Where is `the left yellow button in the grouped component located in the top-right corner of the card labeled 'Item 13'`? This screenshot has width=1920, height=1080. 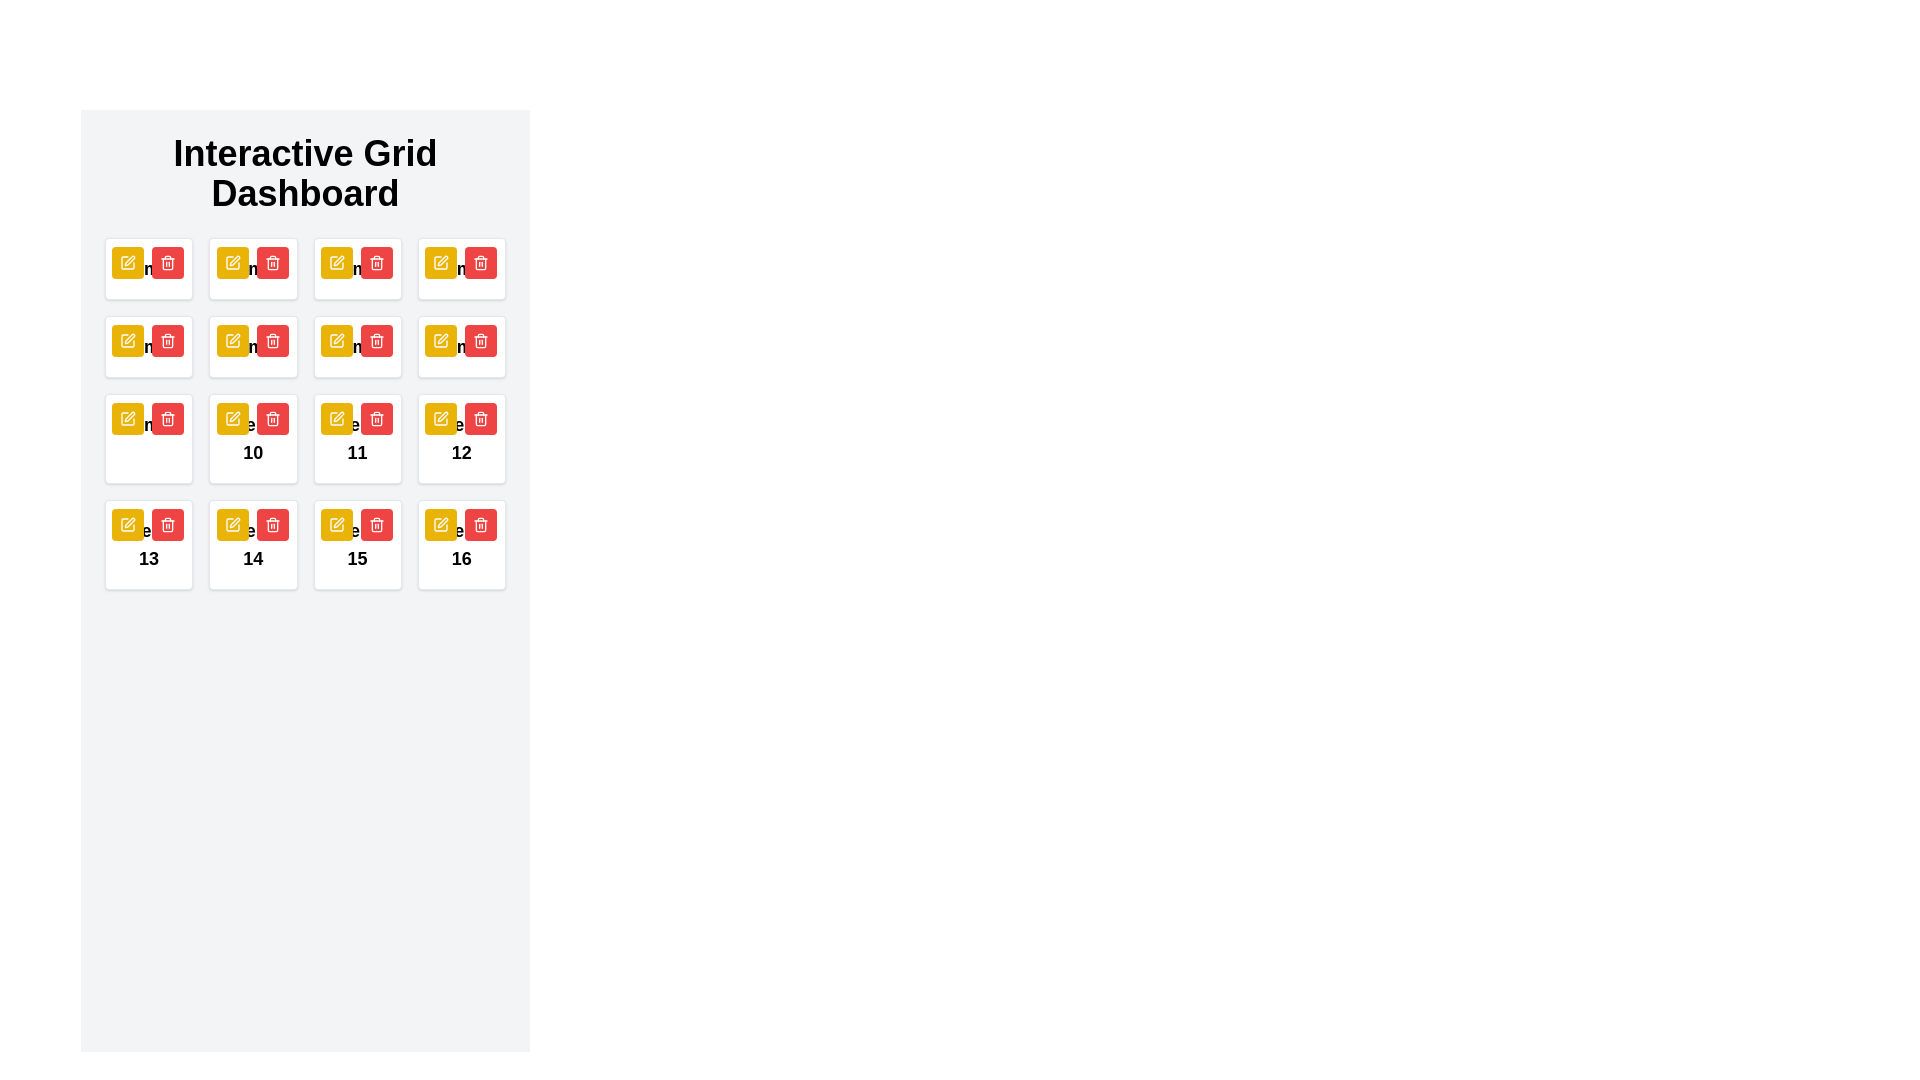
the left yellow button in the grouped component located in the top-right corner of the card labeled 'Item 13' is located at coordinates (147, 523).